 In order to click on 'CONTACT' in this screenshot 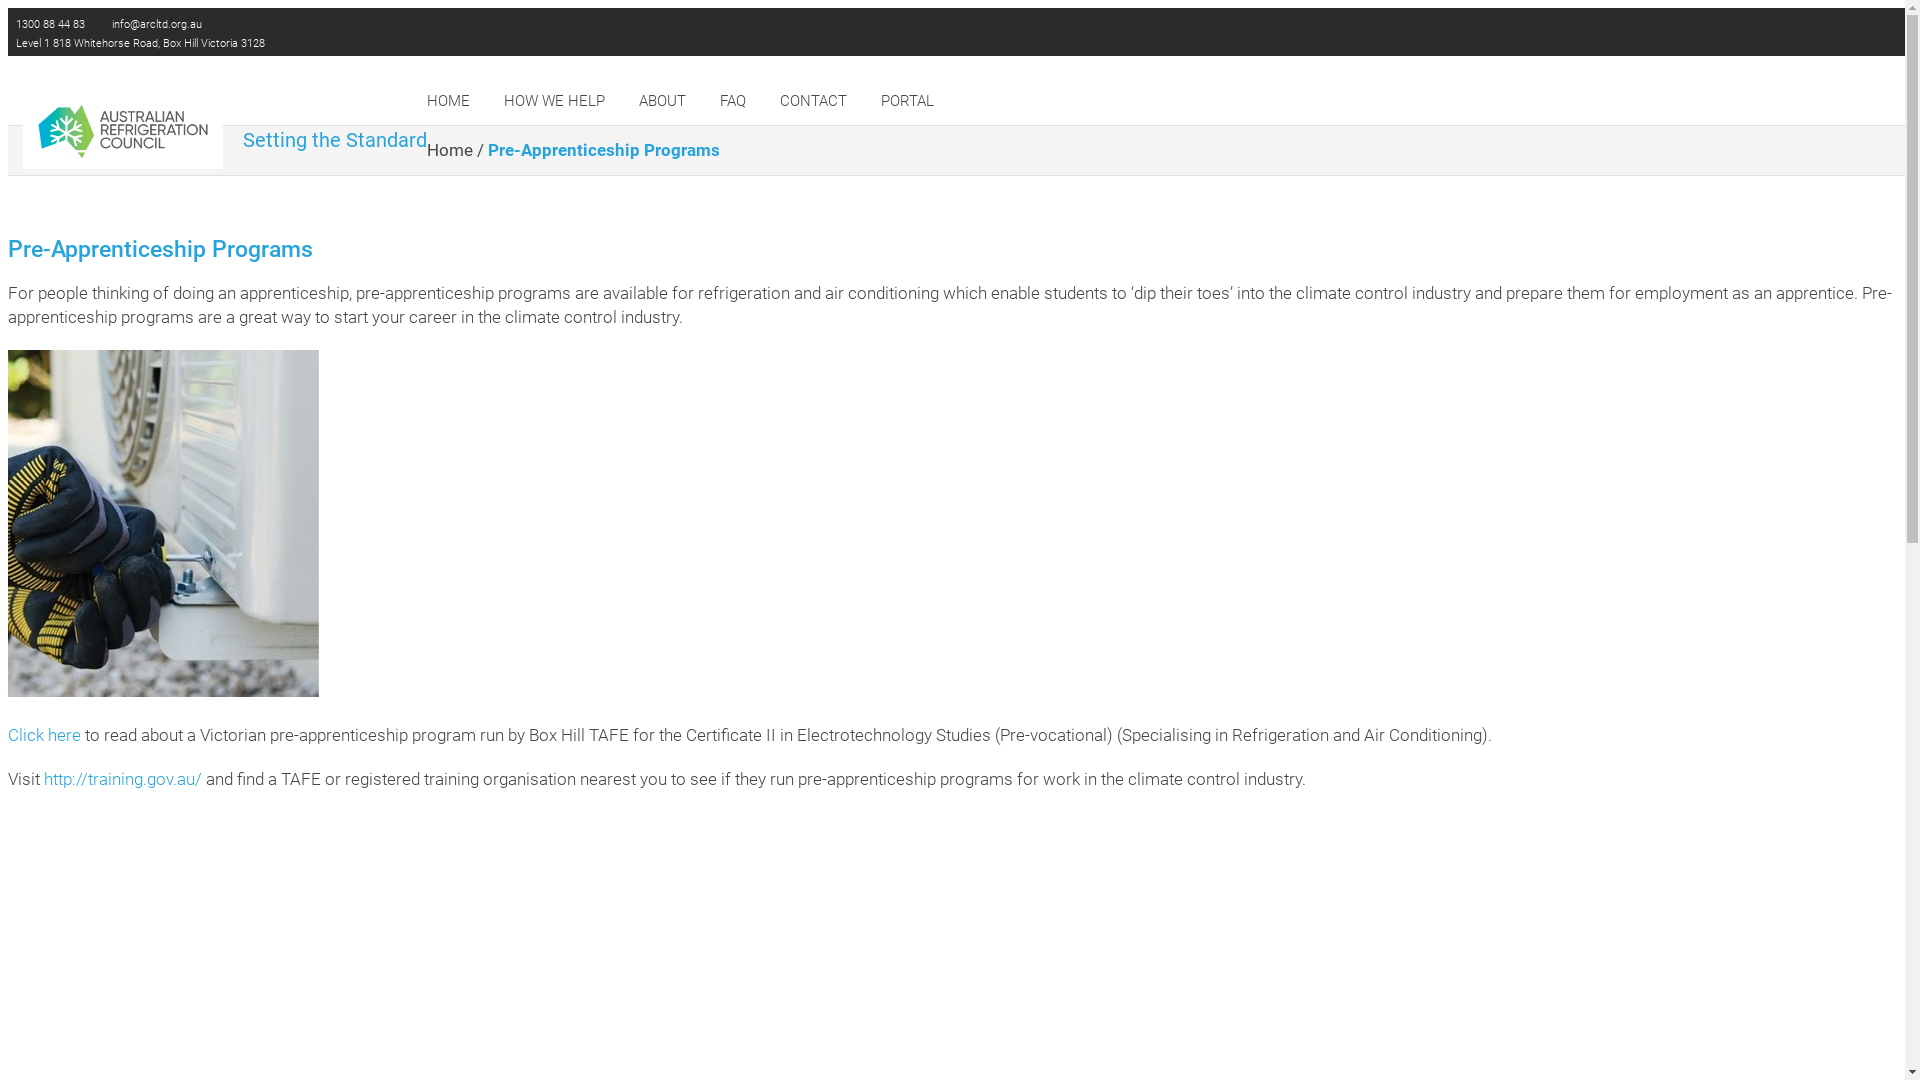, I will do `click(813, 100)`.